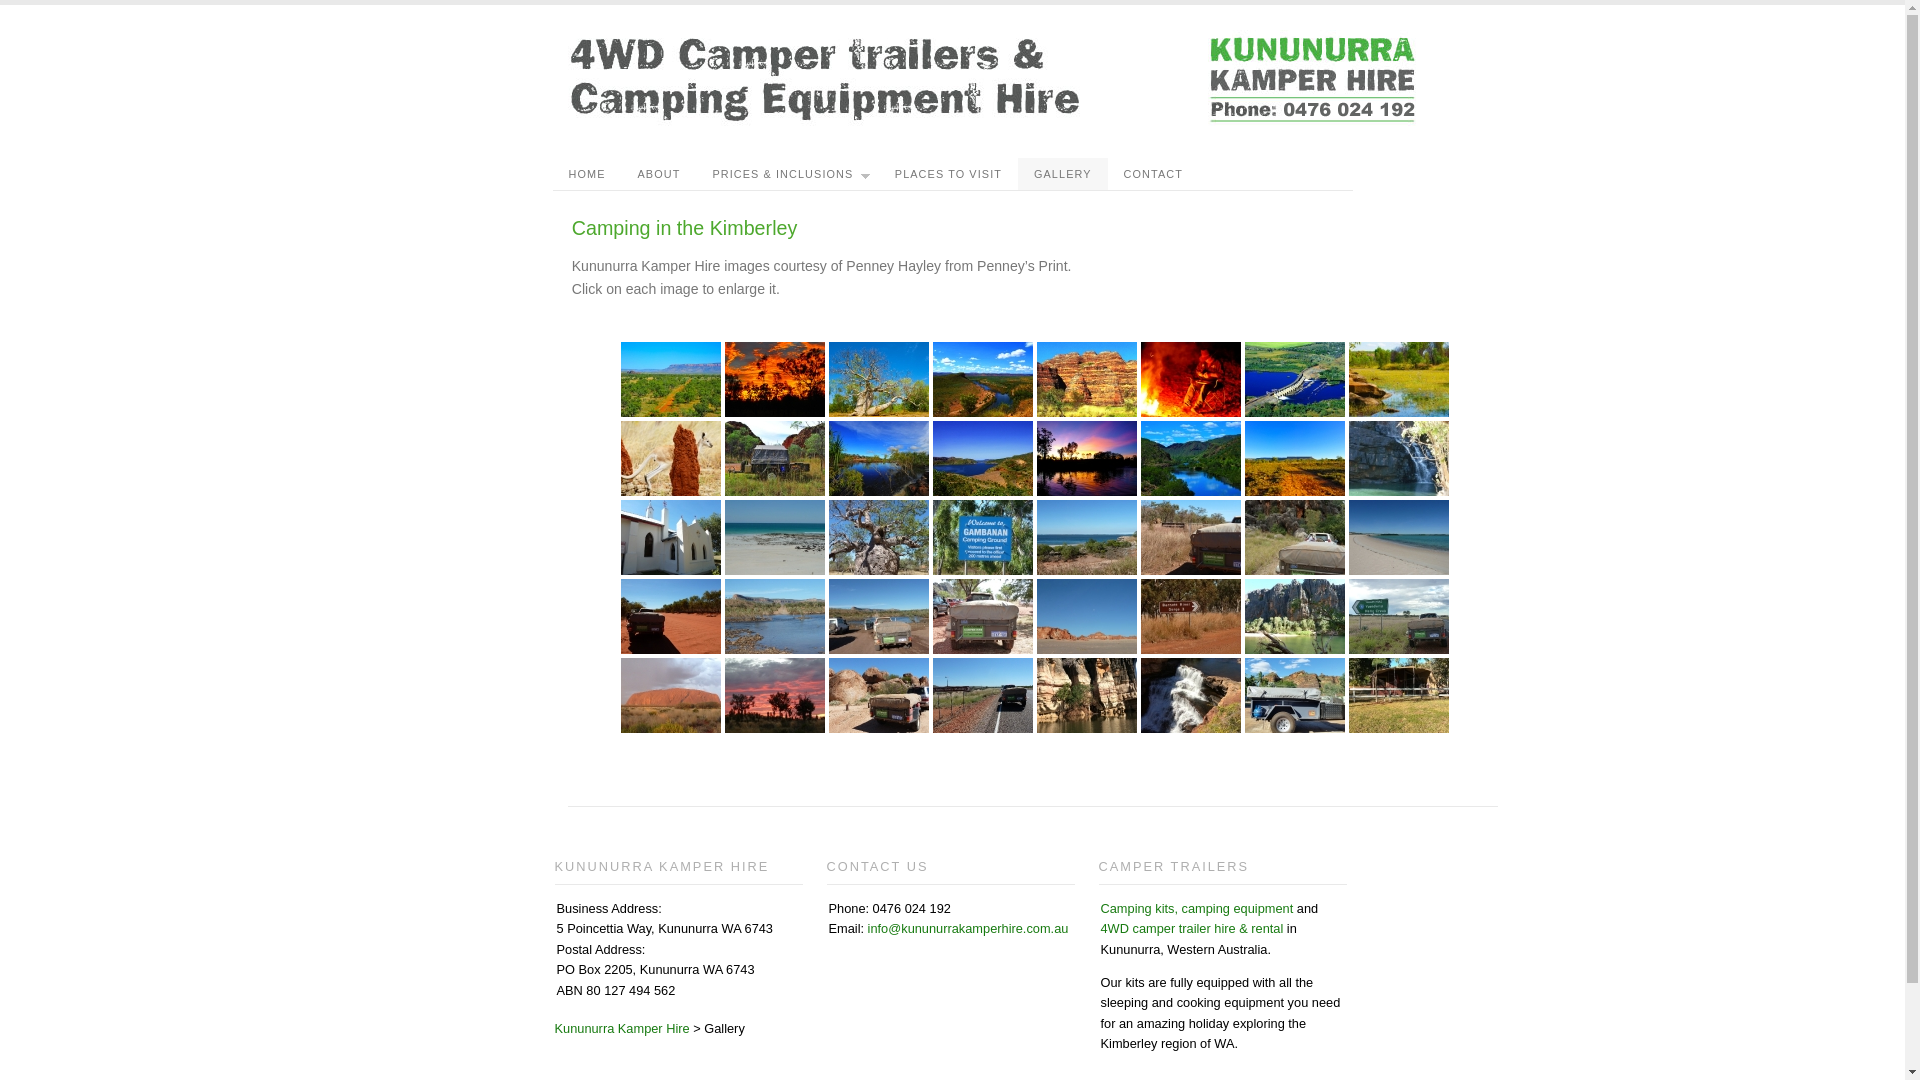  I want to click on '4WD camper trailer hire & rental', so click(1191, 928).